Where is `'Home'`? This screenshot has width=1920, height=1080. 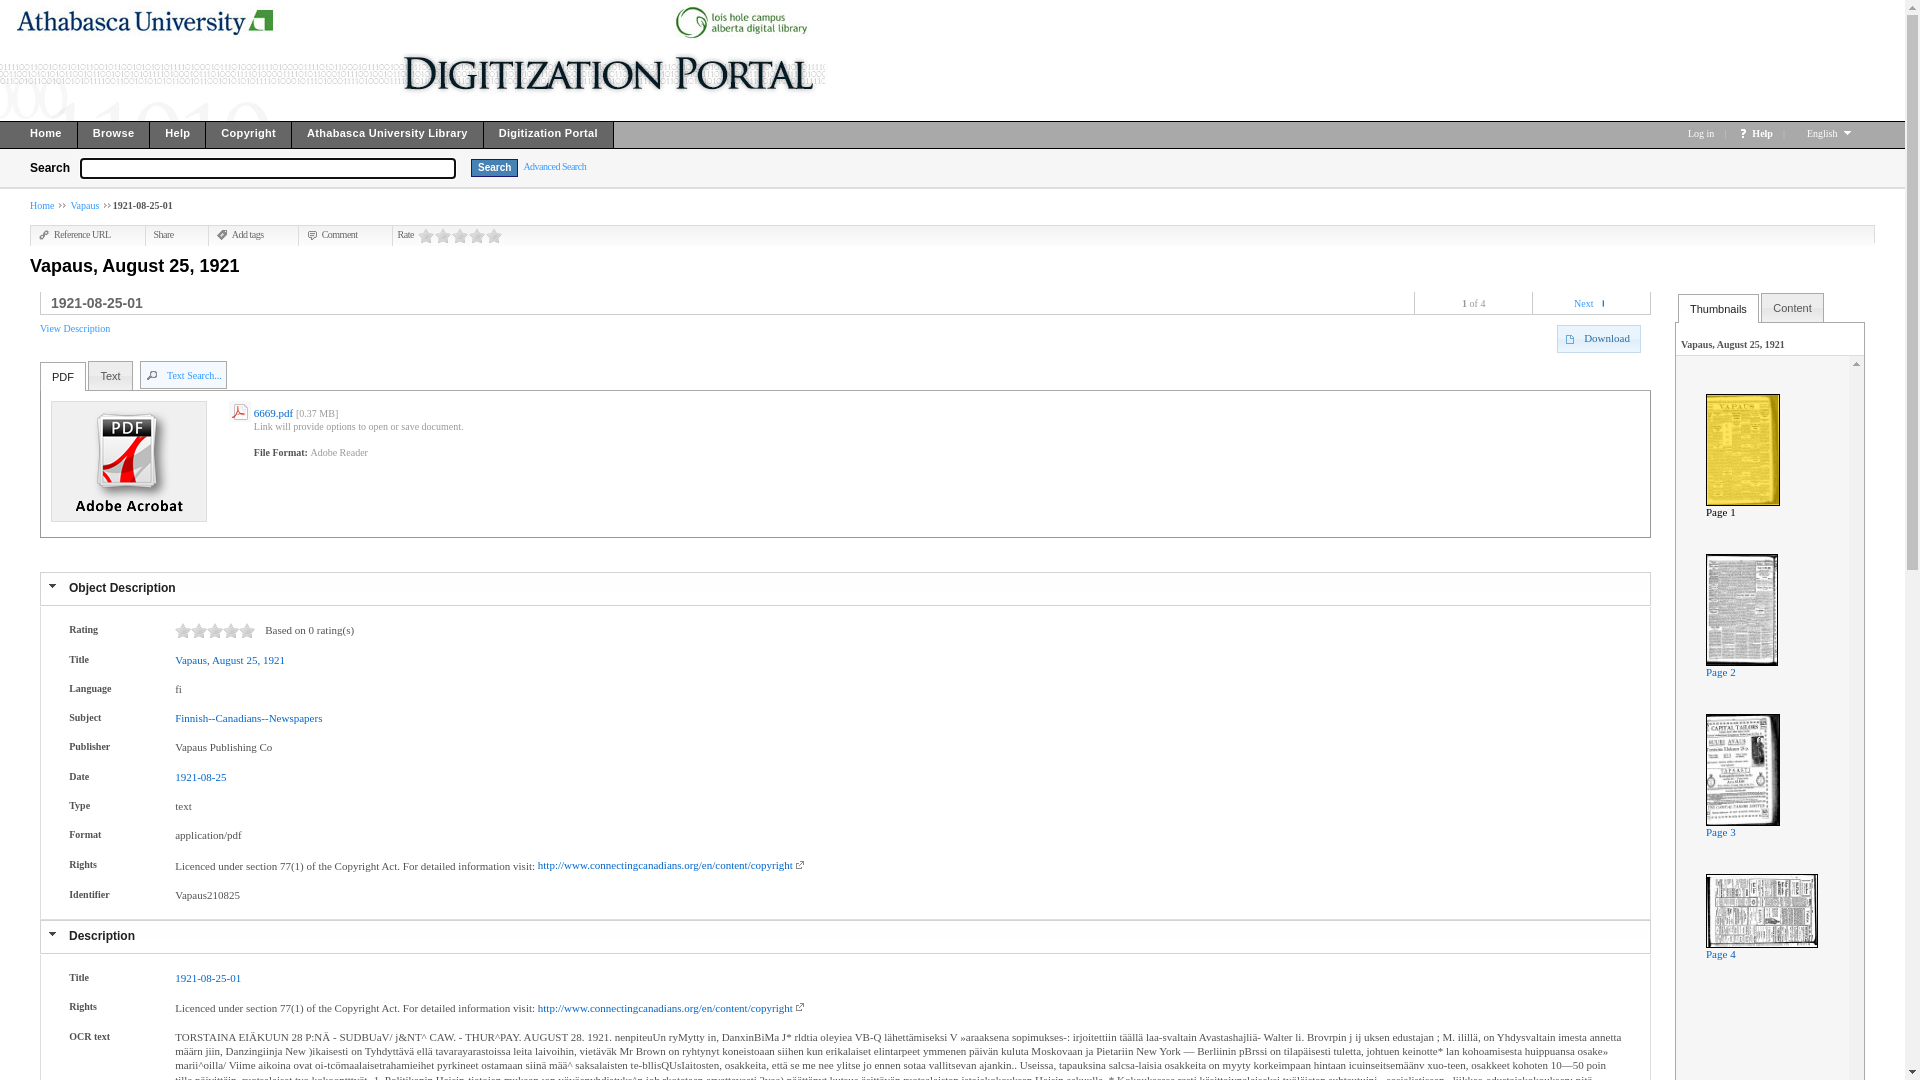
'Home' is located at coordinates (42, 205).